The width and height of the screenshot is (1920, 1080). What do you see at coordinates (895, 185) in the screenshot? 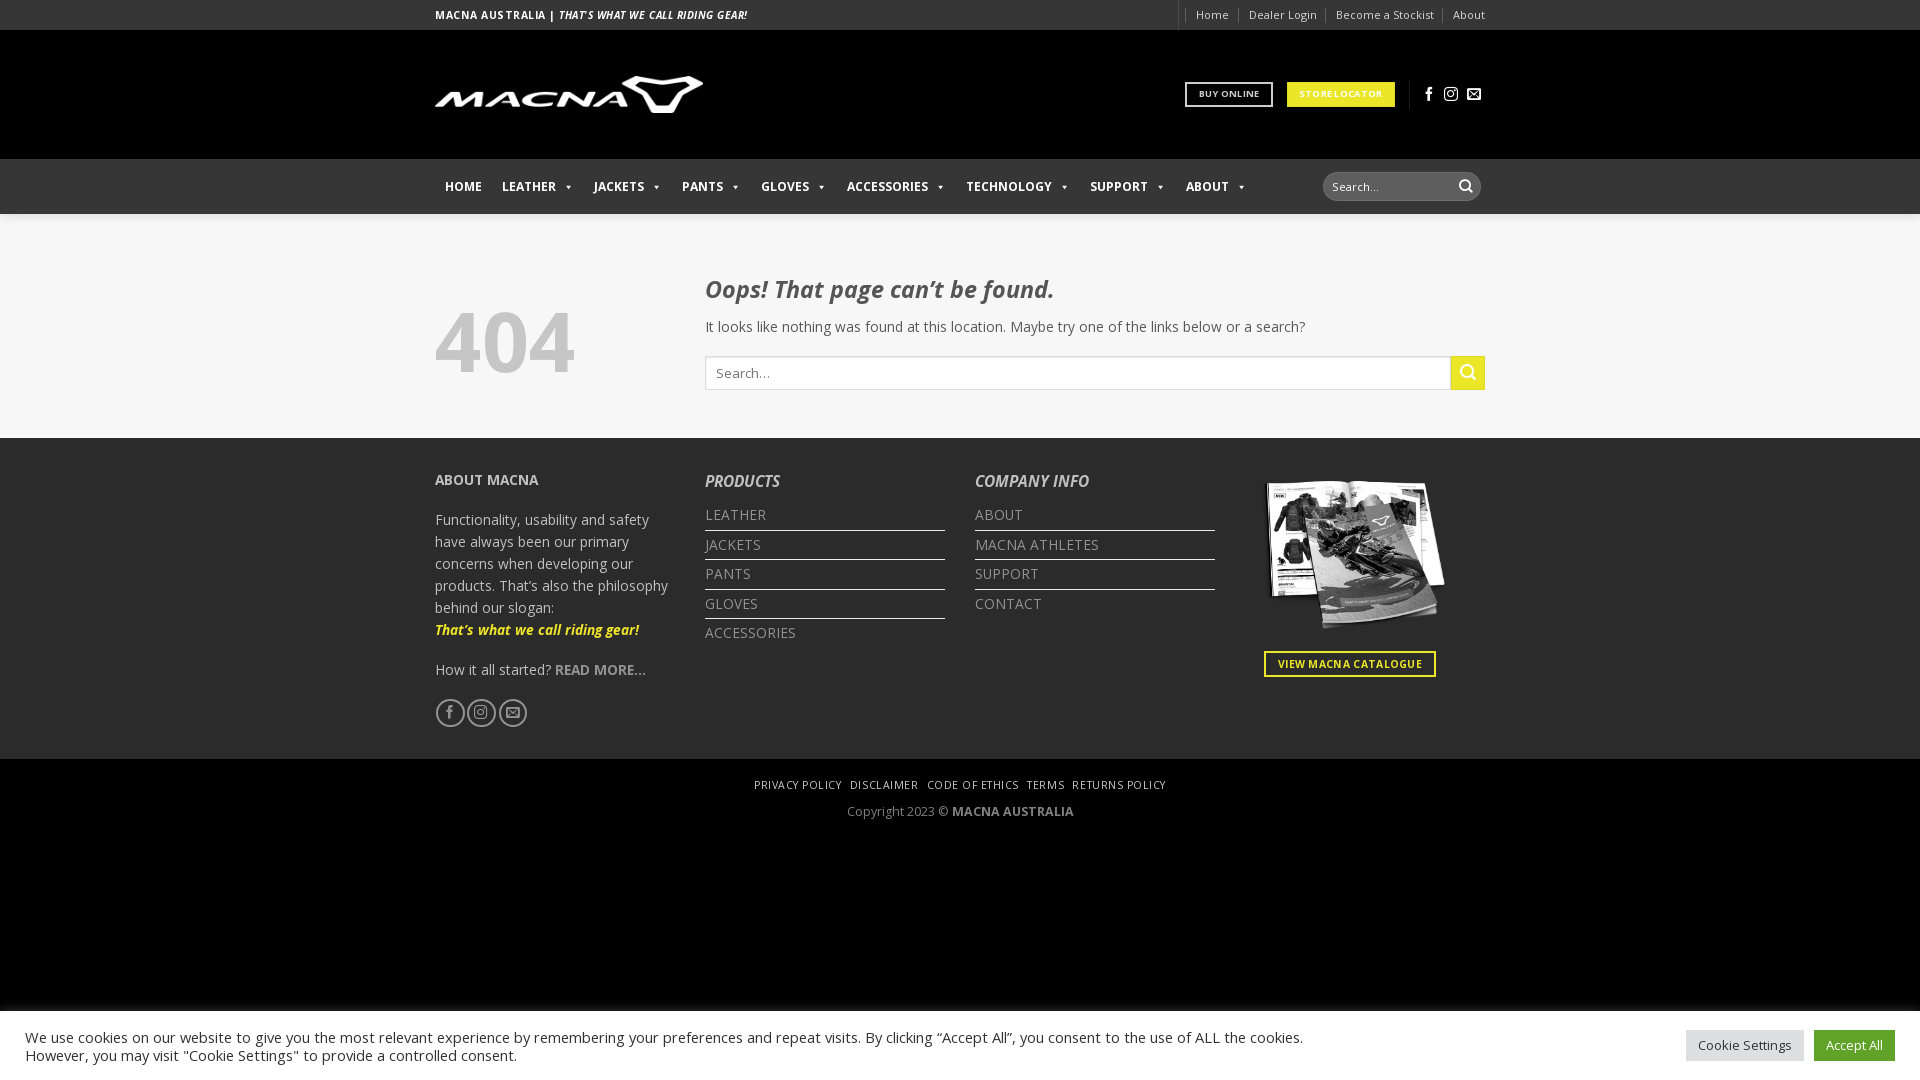
I see `'ACCESSORIES'` at bounding box center [895, 185].